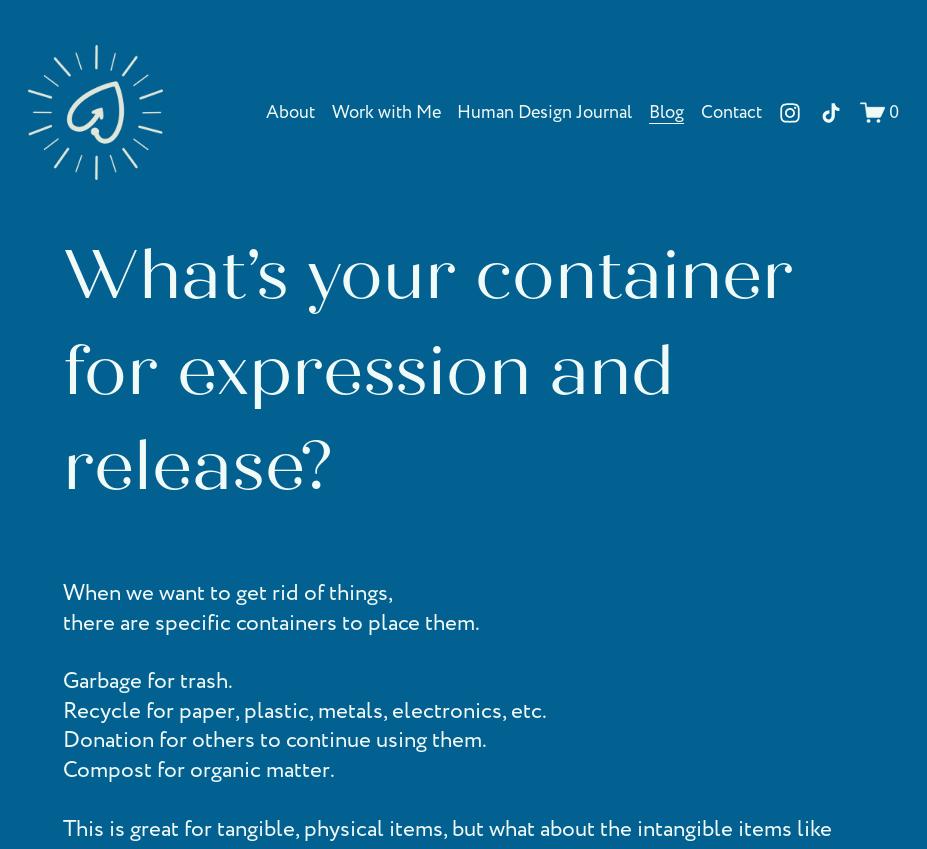 Image resolution: width=927 pixels, height=849 pixels. What do you see at coordinates (729, 110) in the screenshot?
I see `'Contact'` at bounding box center [729, 110].